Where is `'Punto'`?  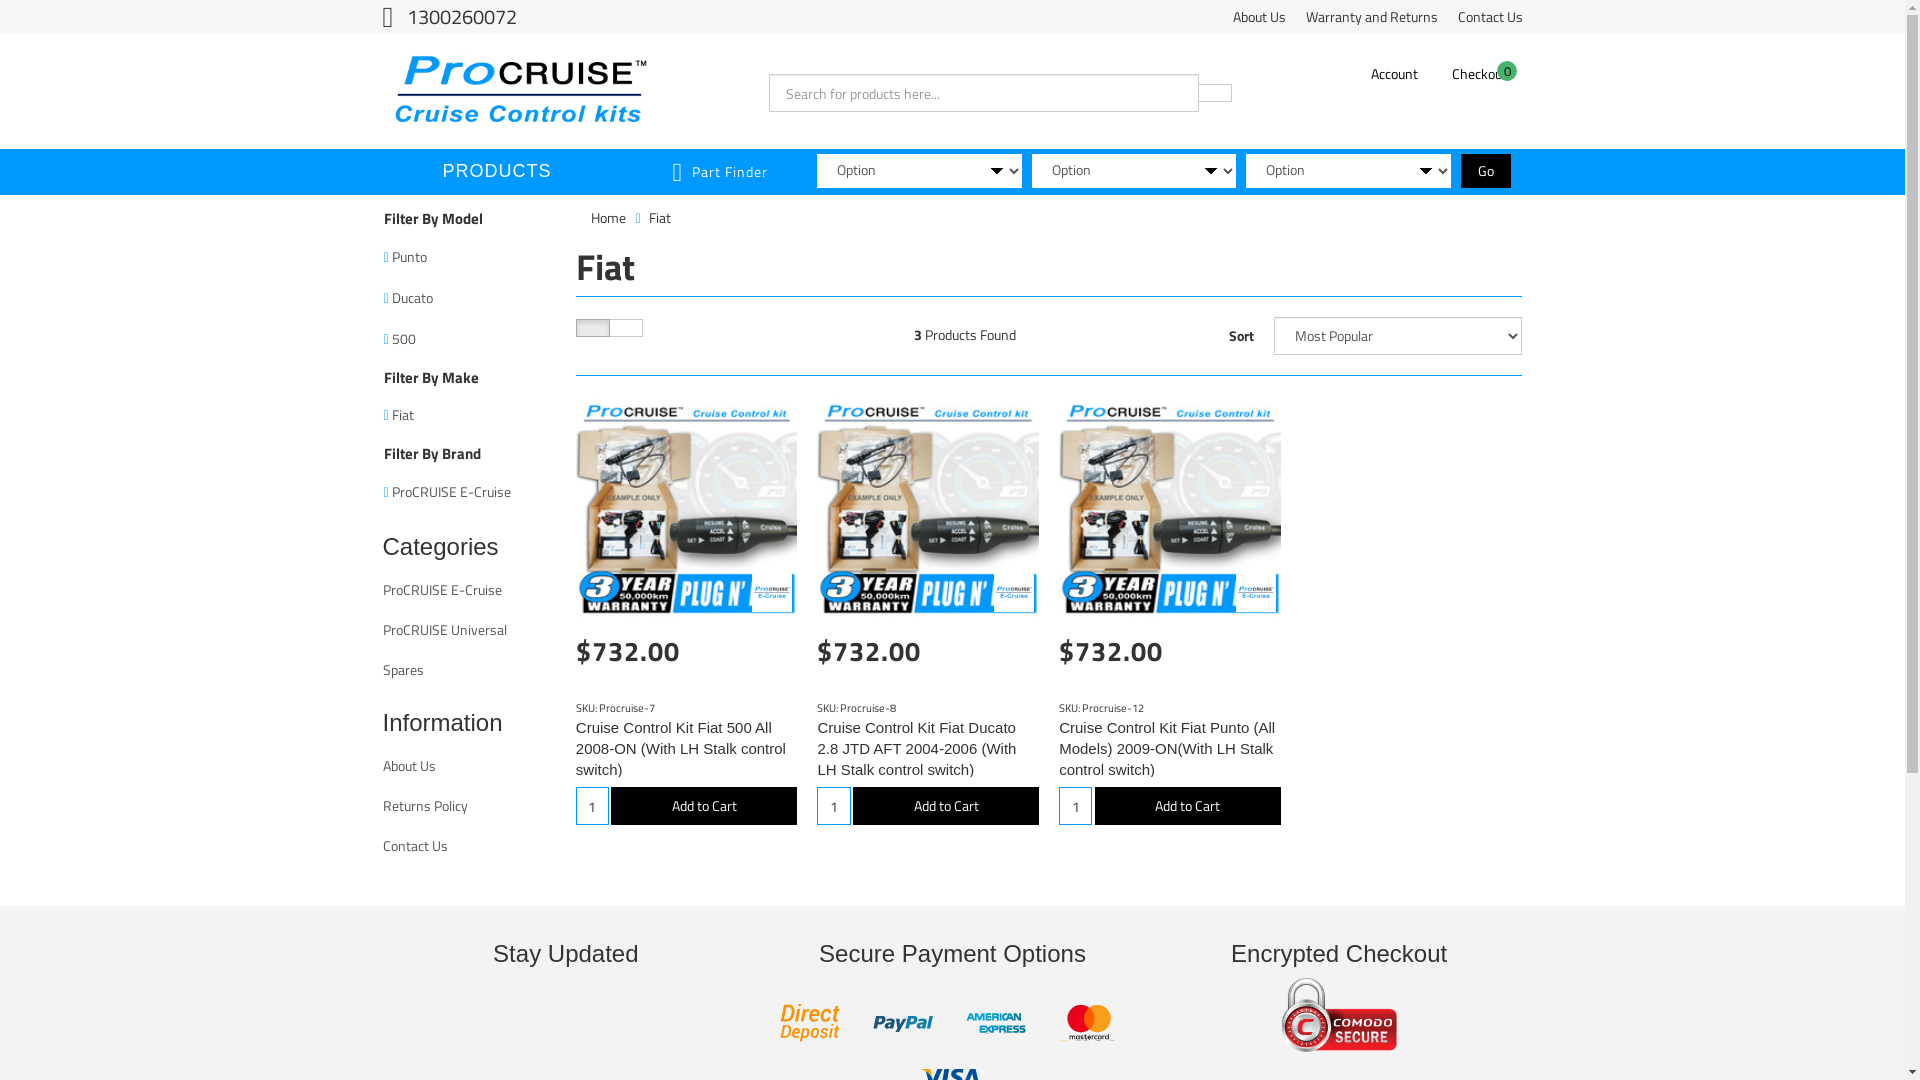
'Punto' is located at coordinates (468, 255).